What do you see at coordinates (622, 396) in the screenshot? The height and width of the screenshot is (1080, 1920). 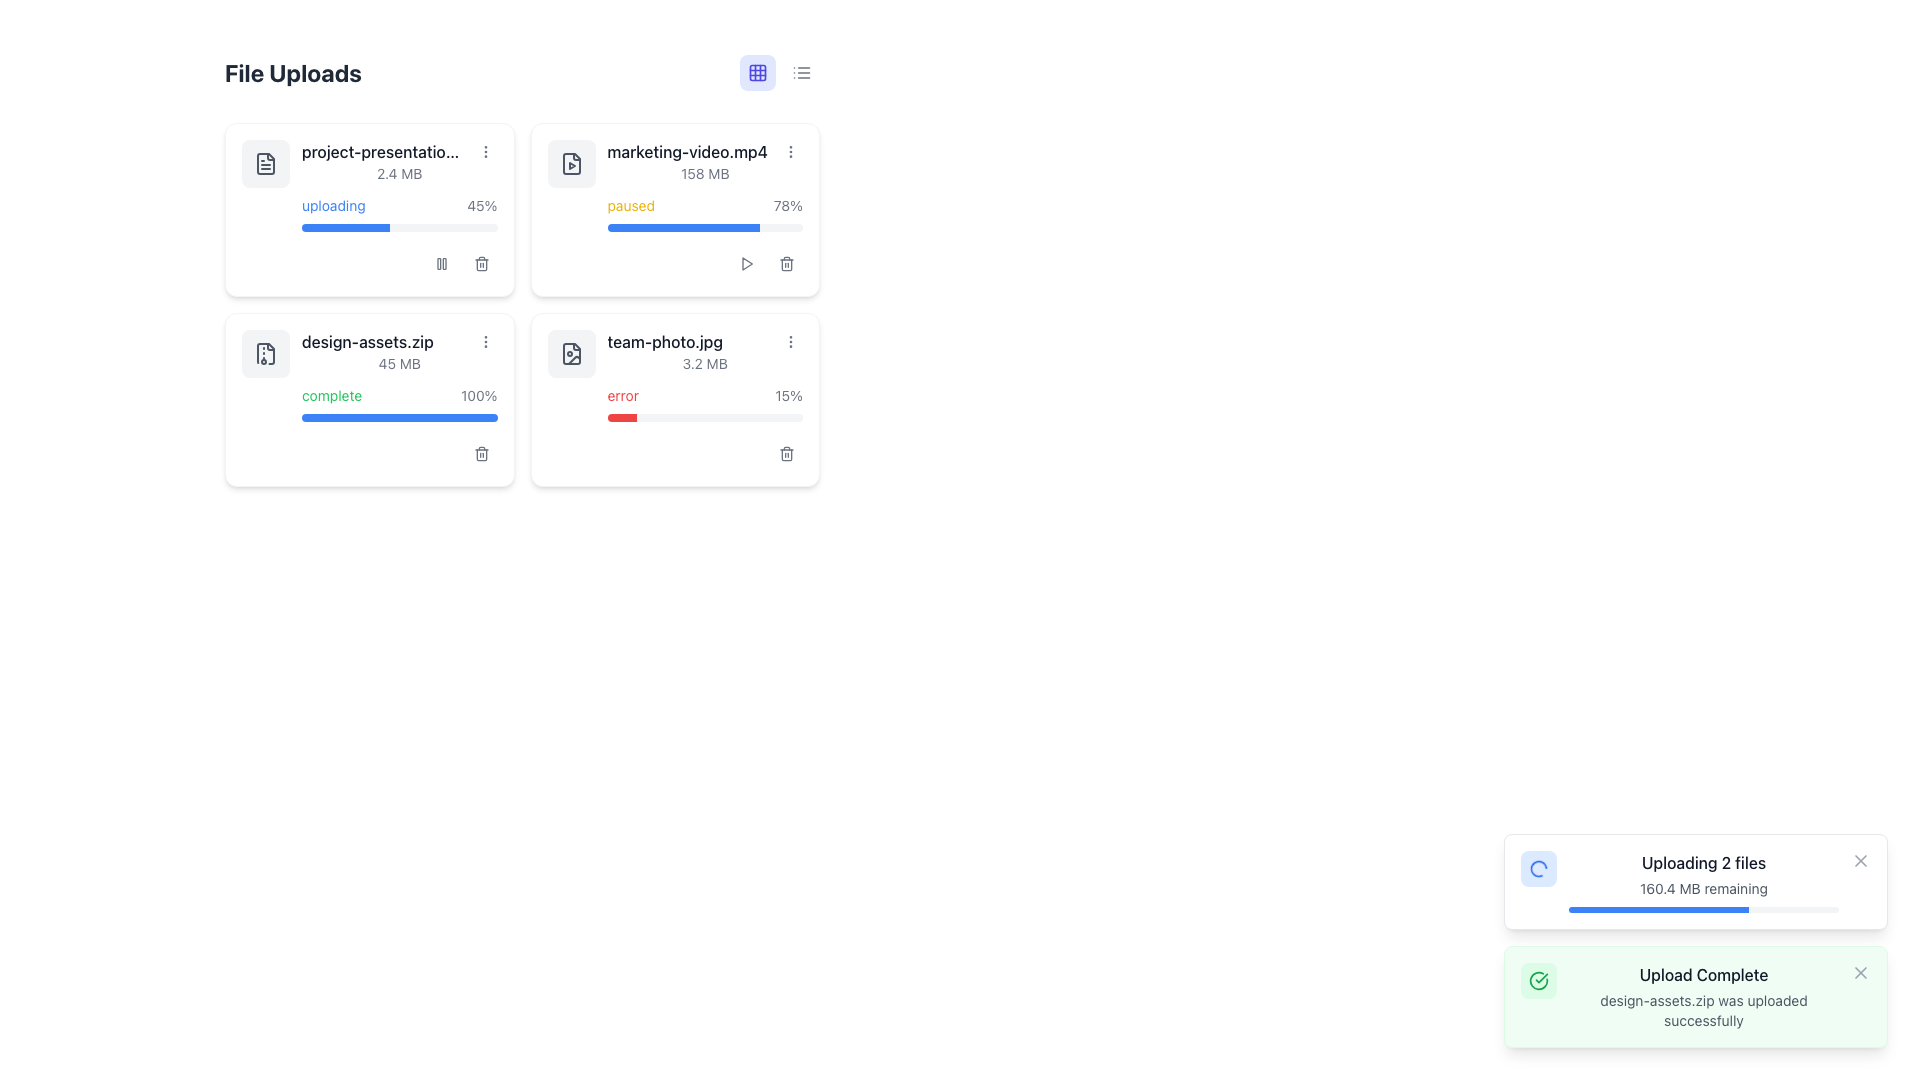 I see `the text label displaying 'error' in red, located in the bottom right card under the file named 'team-photo.jpg'` at bounding box center [622, 396].